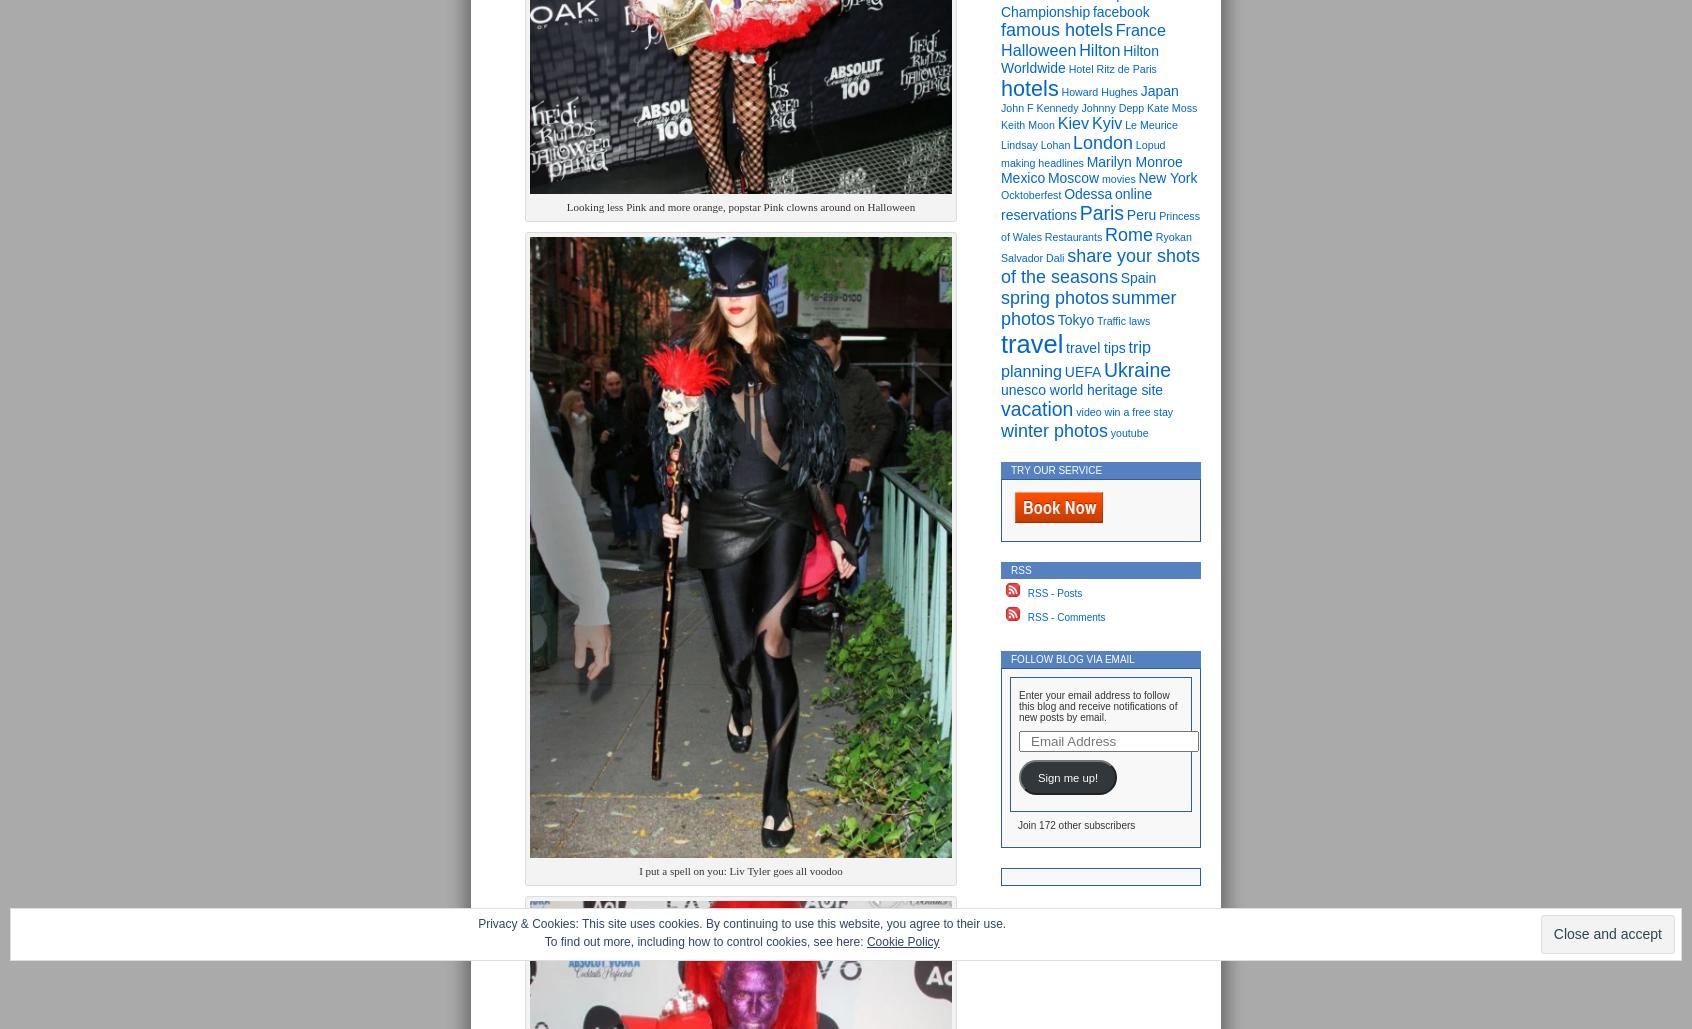  I want to click on 'movies', so click(1118, 179).